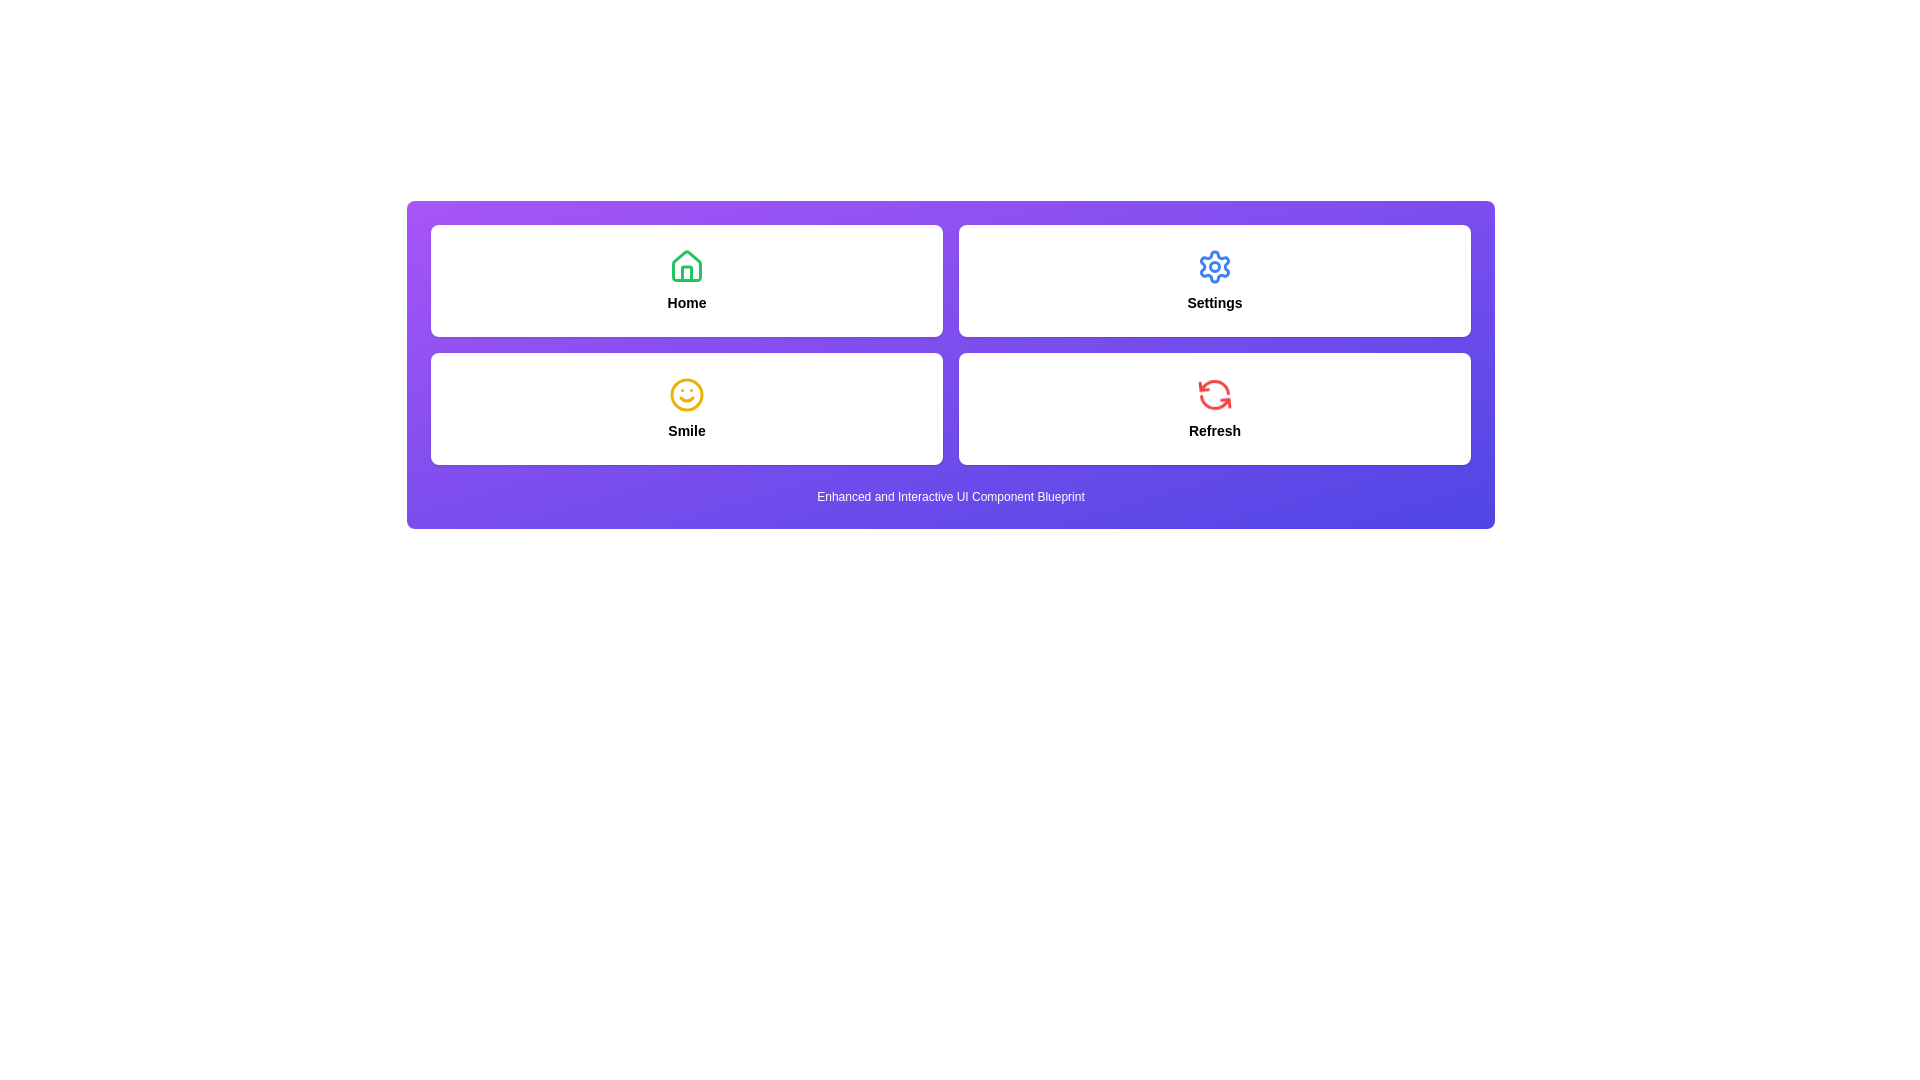 This screenshot has width=1920, height=1080. I want to click on the 'Home' text label, which is styled in bold black font and positioned below the house icon in a card-like layout, so click(686, 303).